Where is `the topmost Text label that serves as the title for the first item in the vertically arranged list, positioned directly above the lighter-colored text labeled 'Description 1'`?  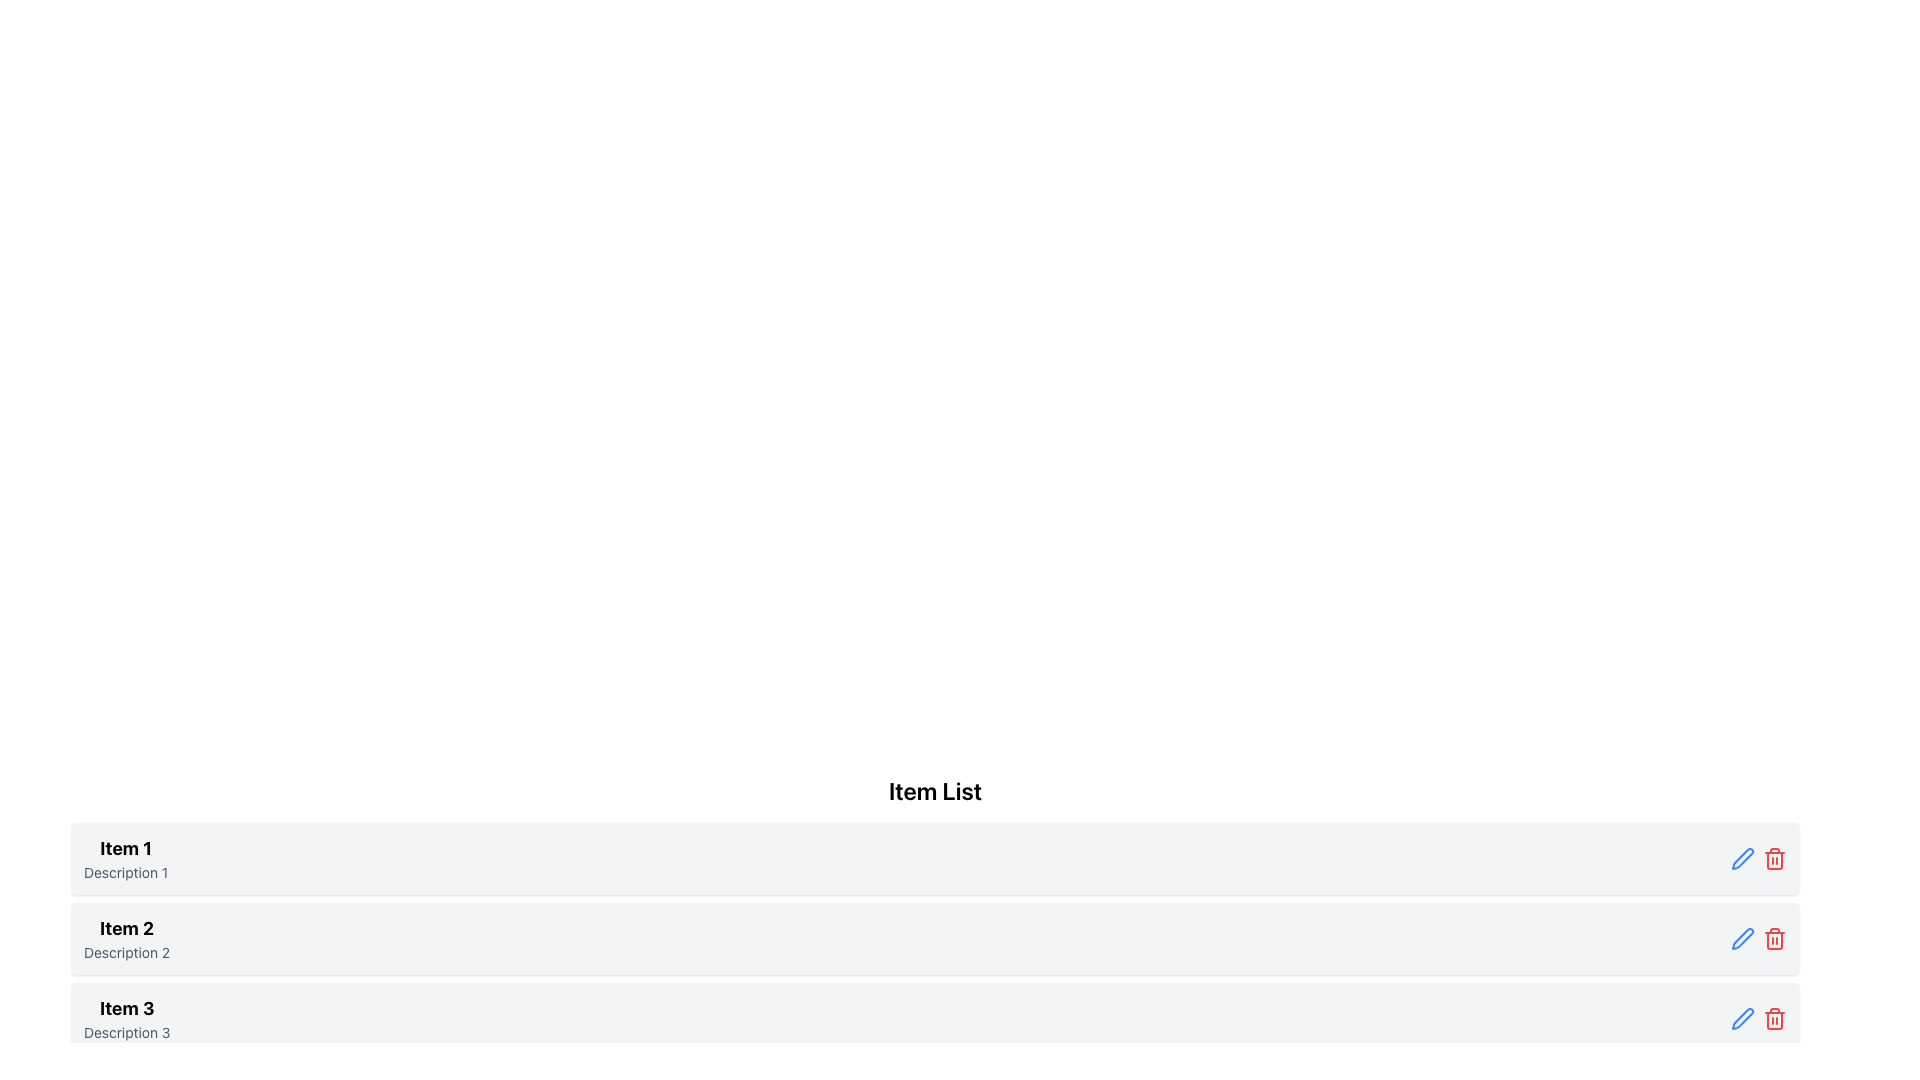 the topmost Text label that serves as the title for the first item in the vertically arranged list, positioned directly above the lighter-colored text labeled 'Description 1' is located at coordinates (125, 848).